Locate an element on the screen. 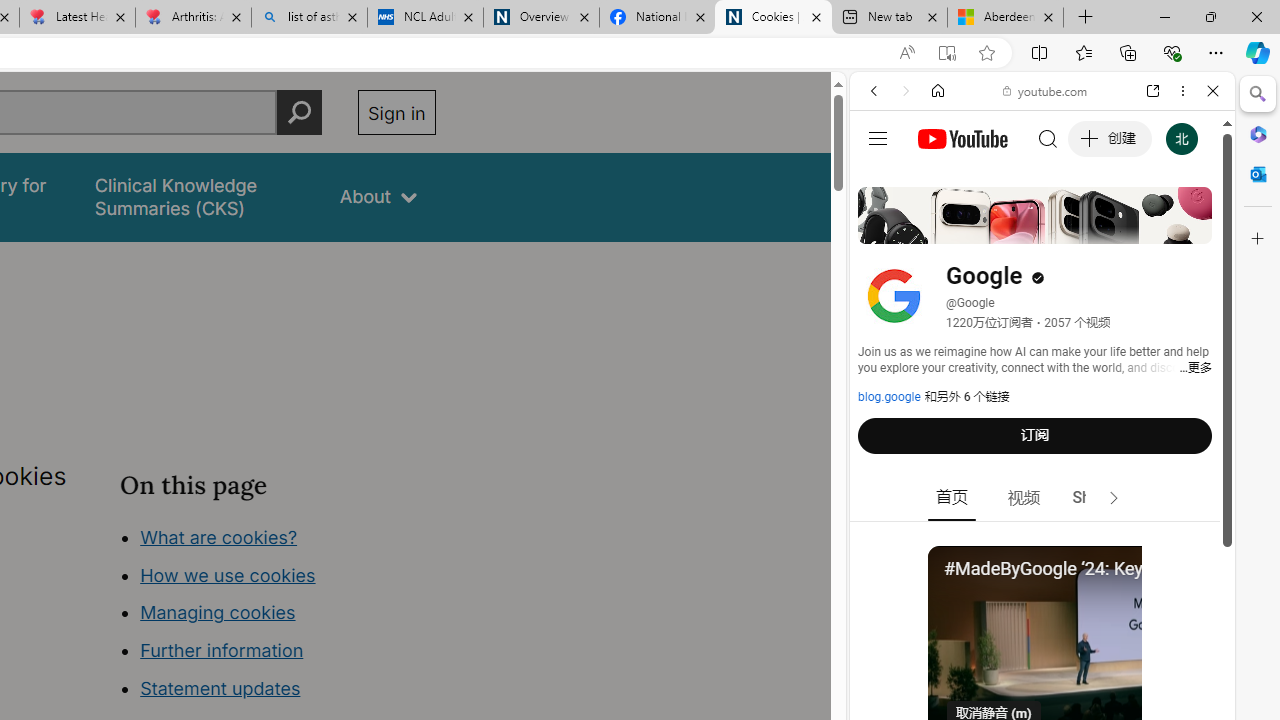 Image resolution: width=1280 pixels, height=720 pixels. 'Music' is located at coordinates (1041, 544).